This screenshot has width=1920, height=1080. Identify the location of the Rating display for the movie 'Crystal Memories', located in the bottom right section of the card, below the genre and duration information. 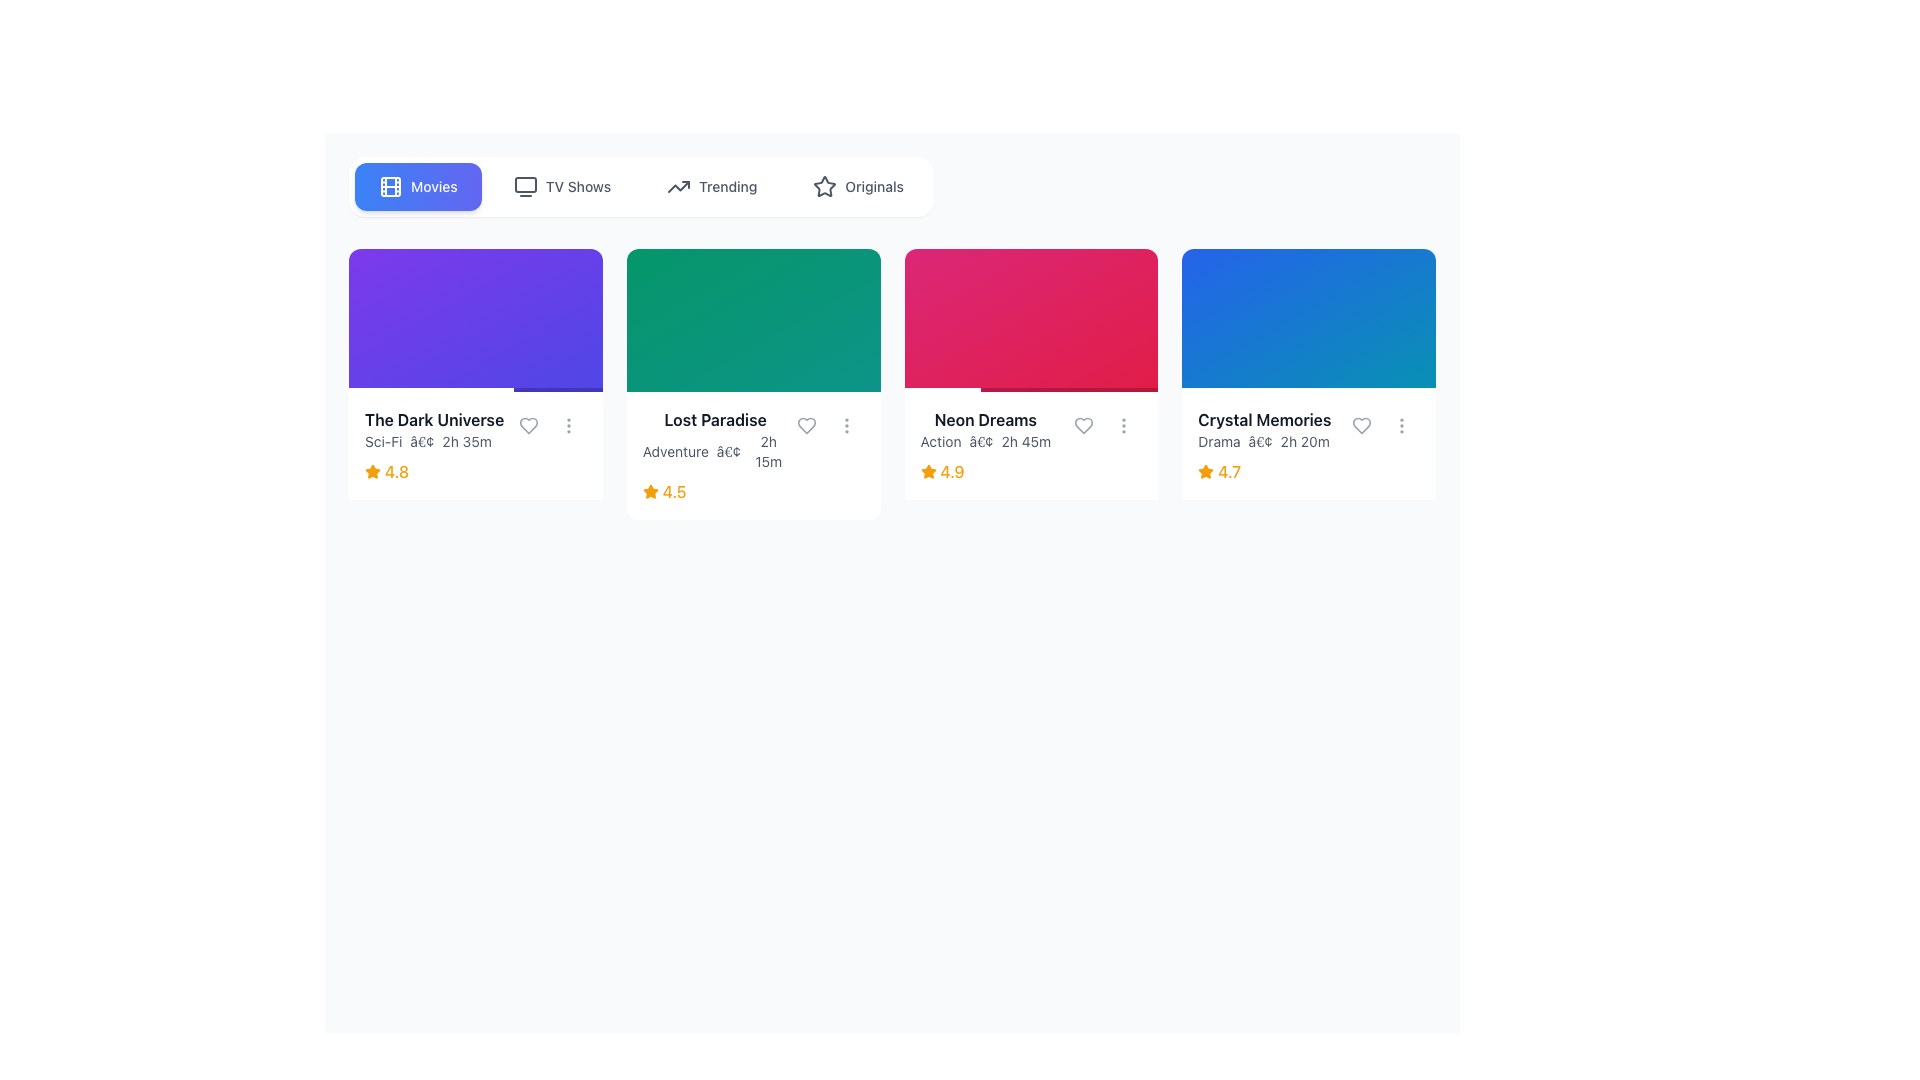
(1309, 471).